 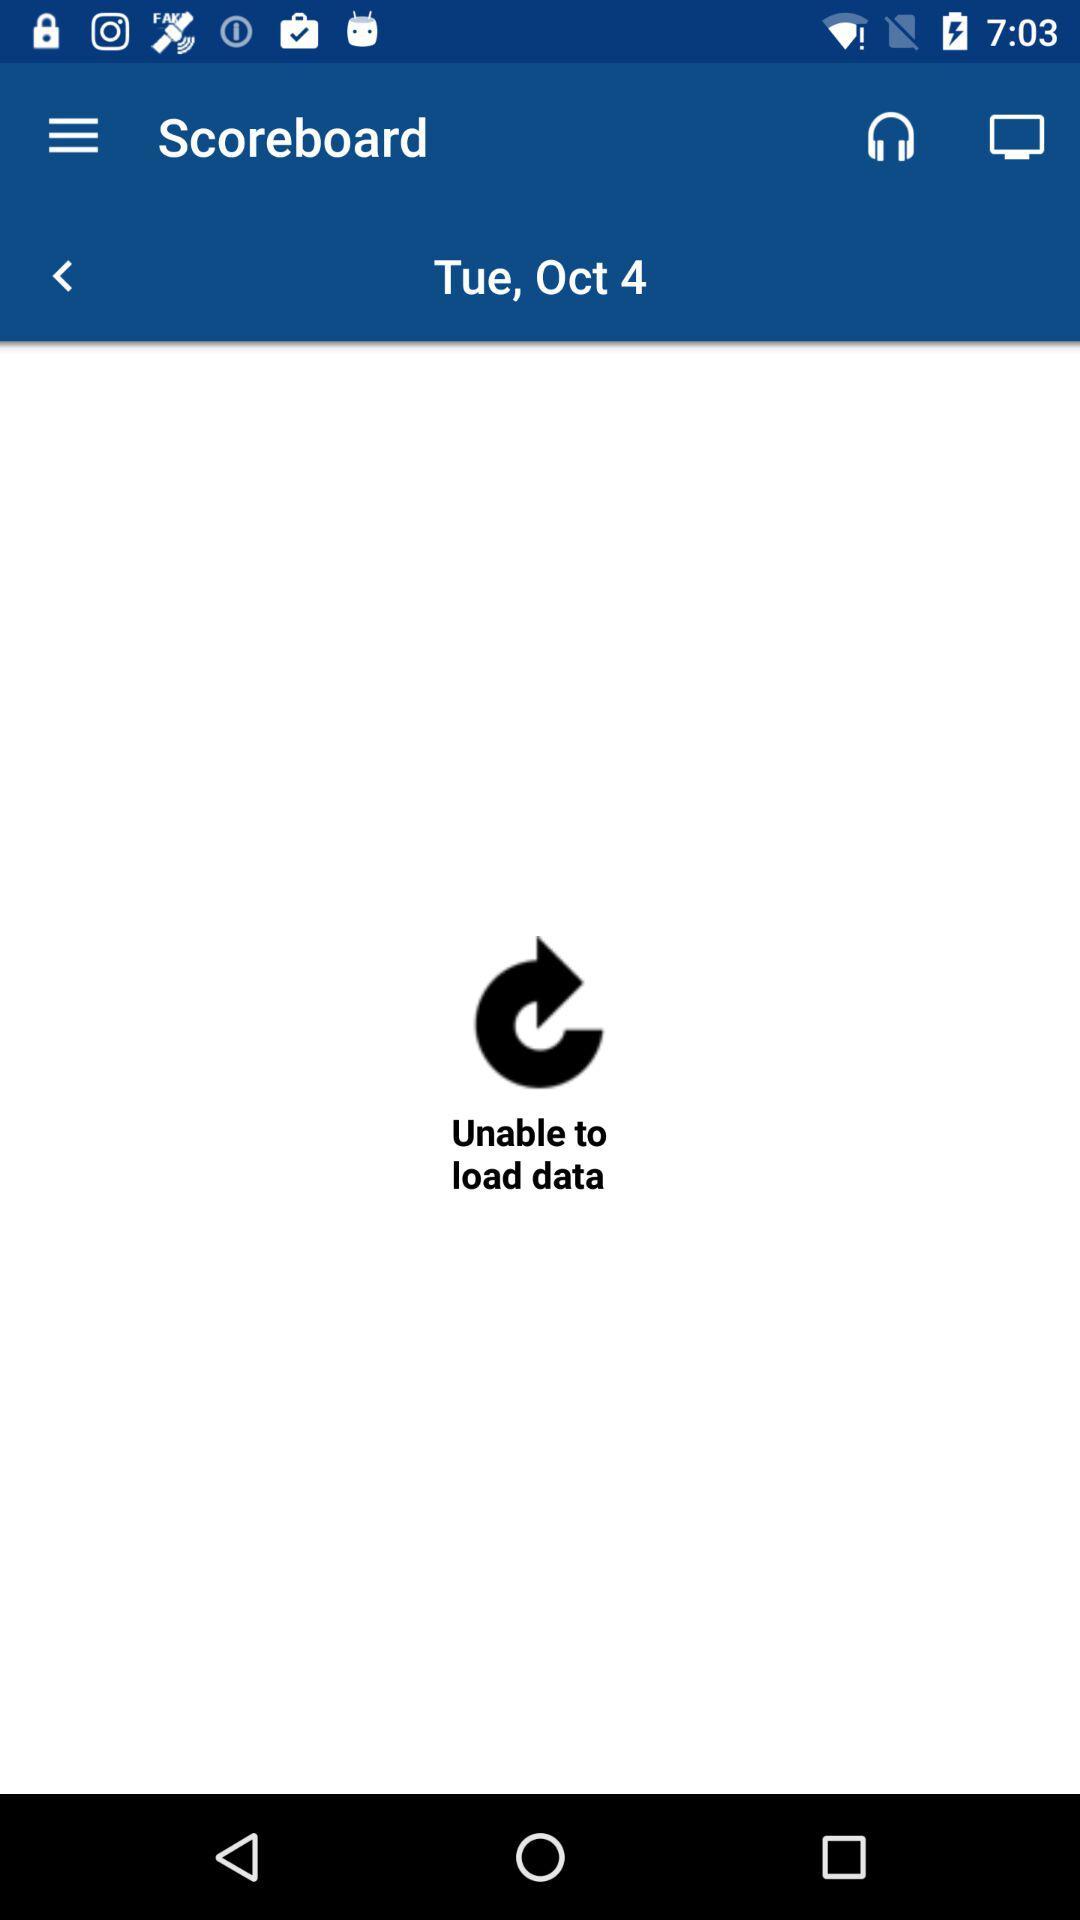 What do you see at coordinates (890, 135) in the screenshot?
I see `item next to the scoreboard app` at bounding box center [890, 135].